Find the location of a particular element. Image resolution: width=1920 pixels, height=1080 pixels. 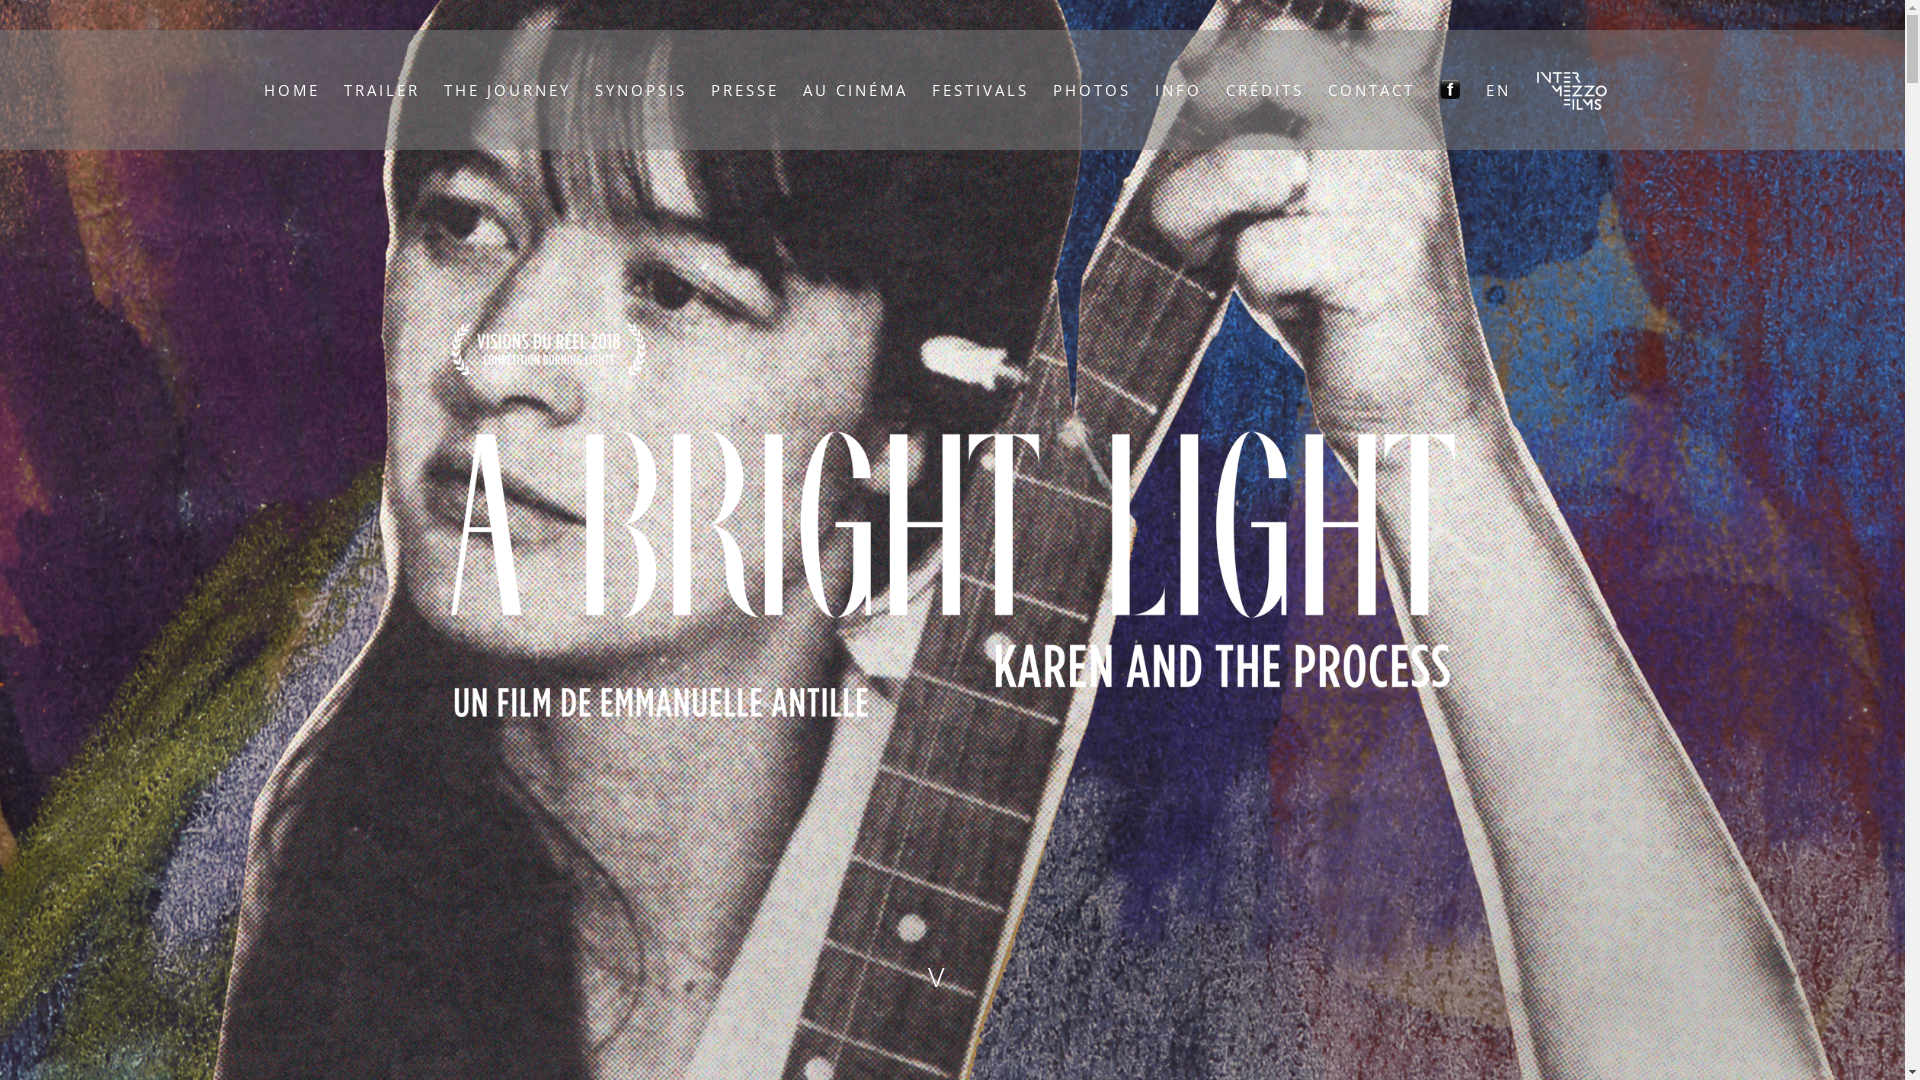

'v' is located at coordinates (952, 973).